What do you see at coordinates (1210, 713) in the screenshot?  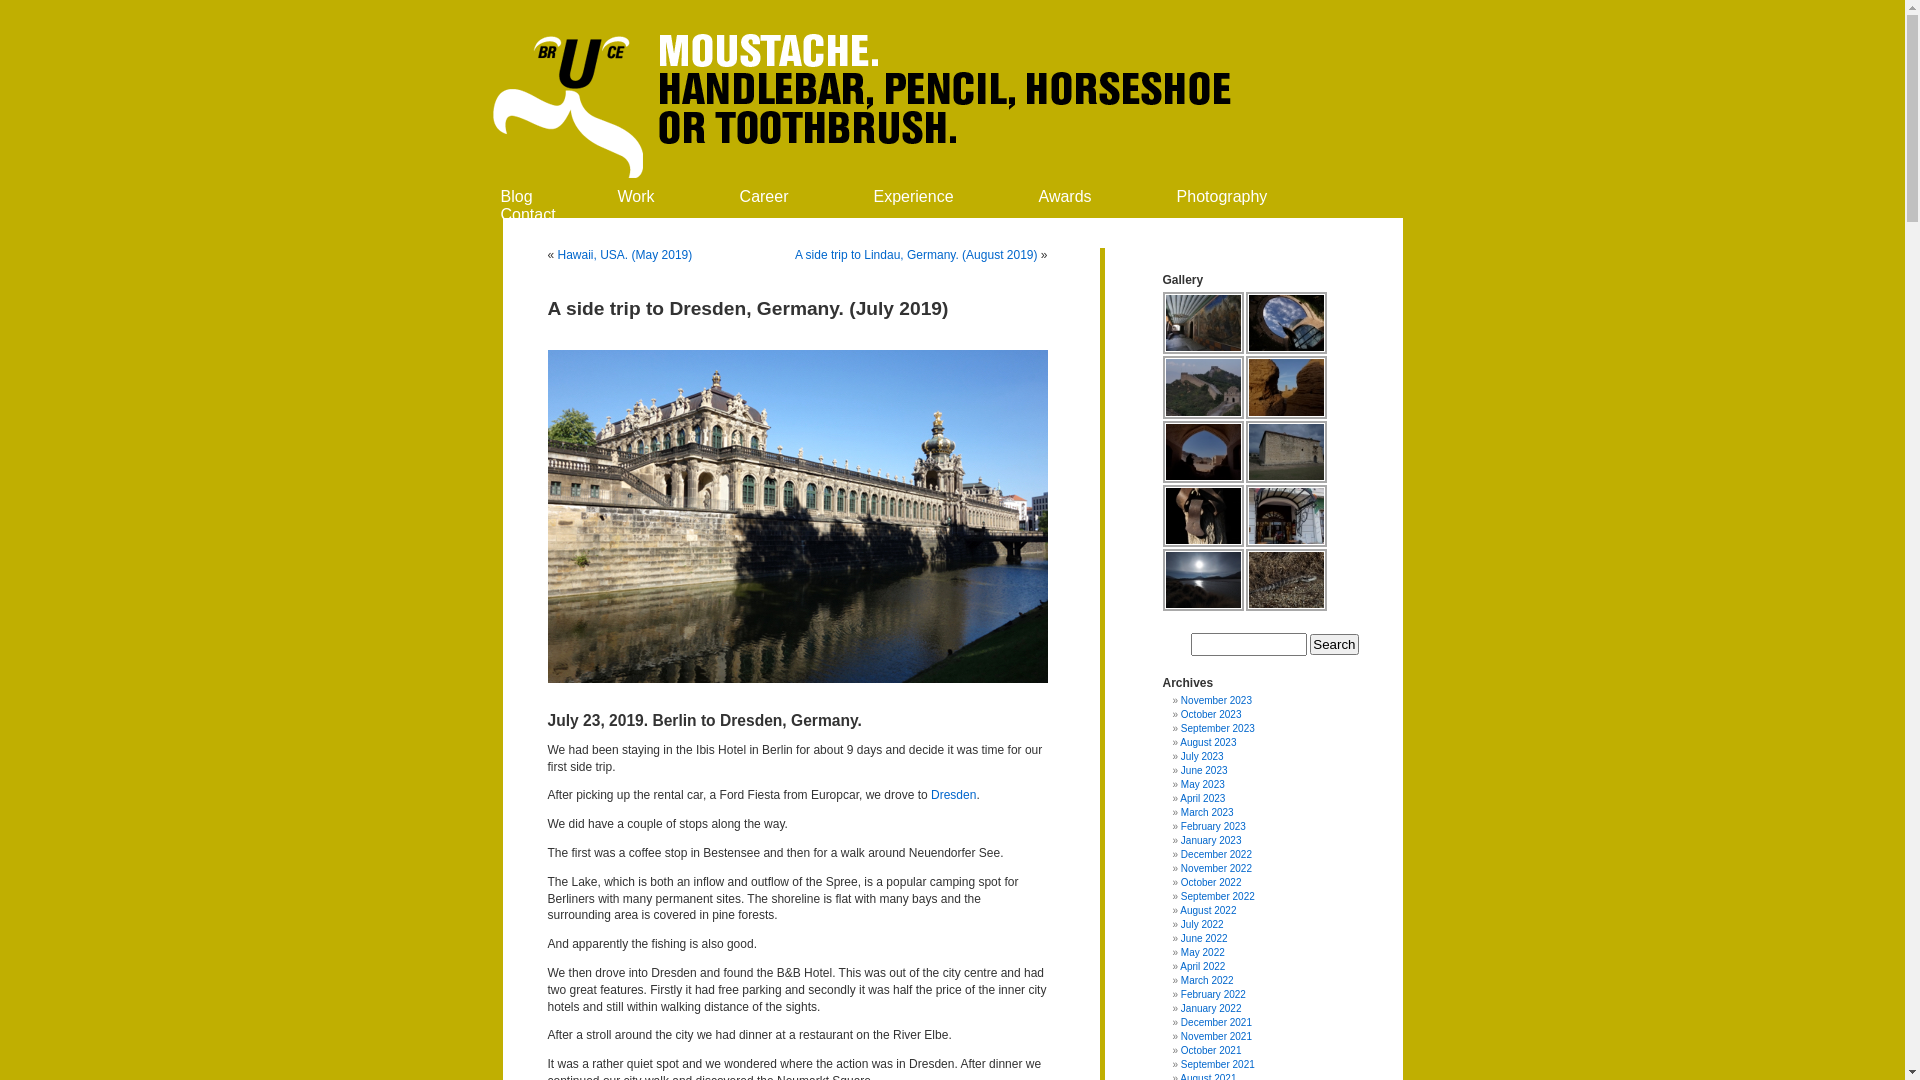 I see `'October 2023'` at bounding box center [1210, 713].